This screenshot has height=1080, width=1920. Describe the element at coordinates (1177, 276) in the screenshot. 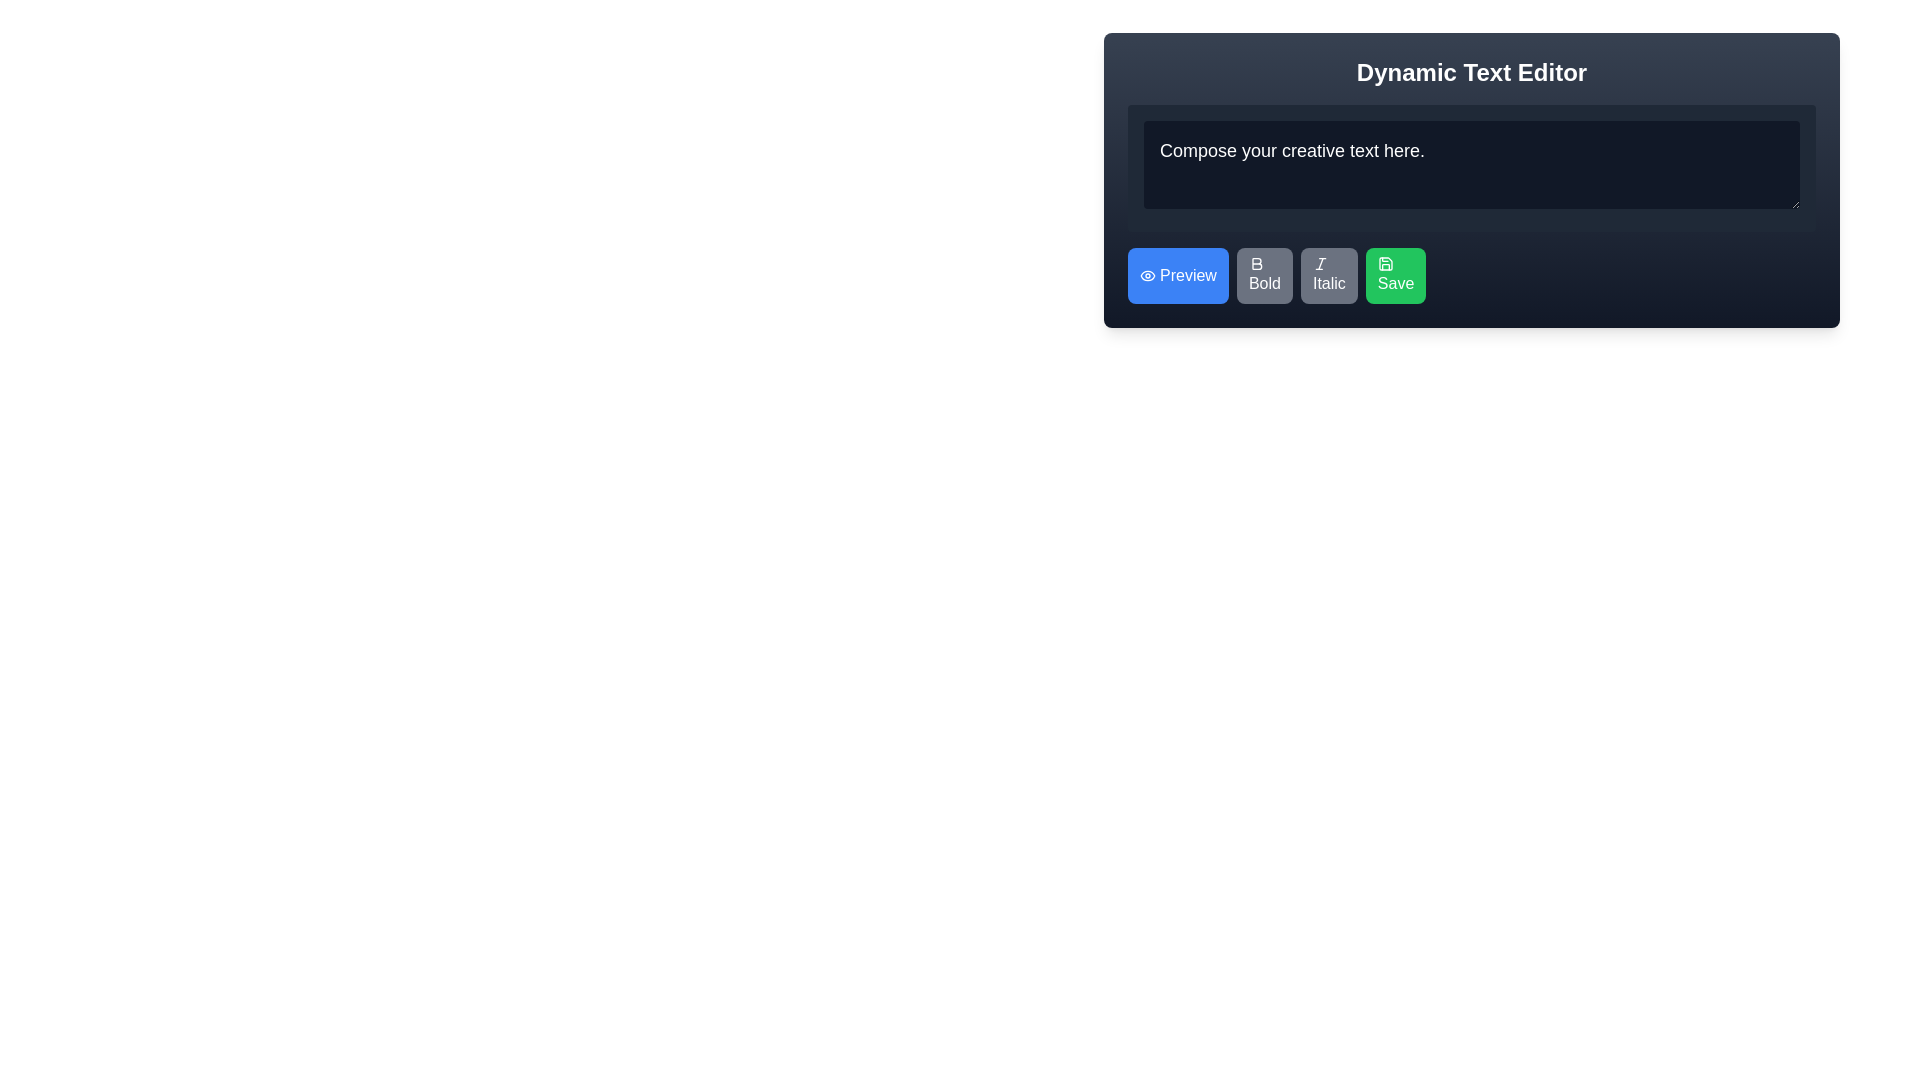

I see `the 'Preview' button with a blue background and white text` at that location.